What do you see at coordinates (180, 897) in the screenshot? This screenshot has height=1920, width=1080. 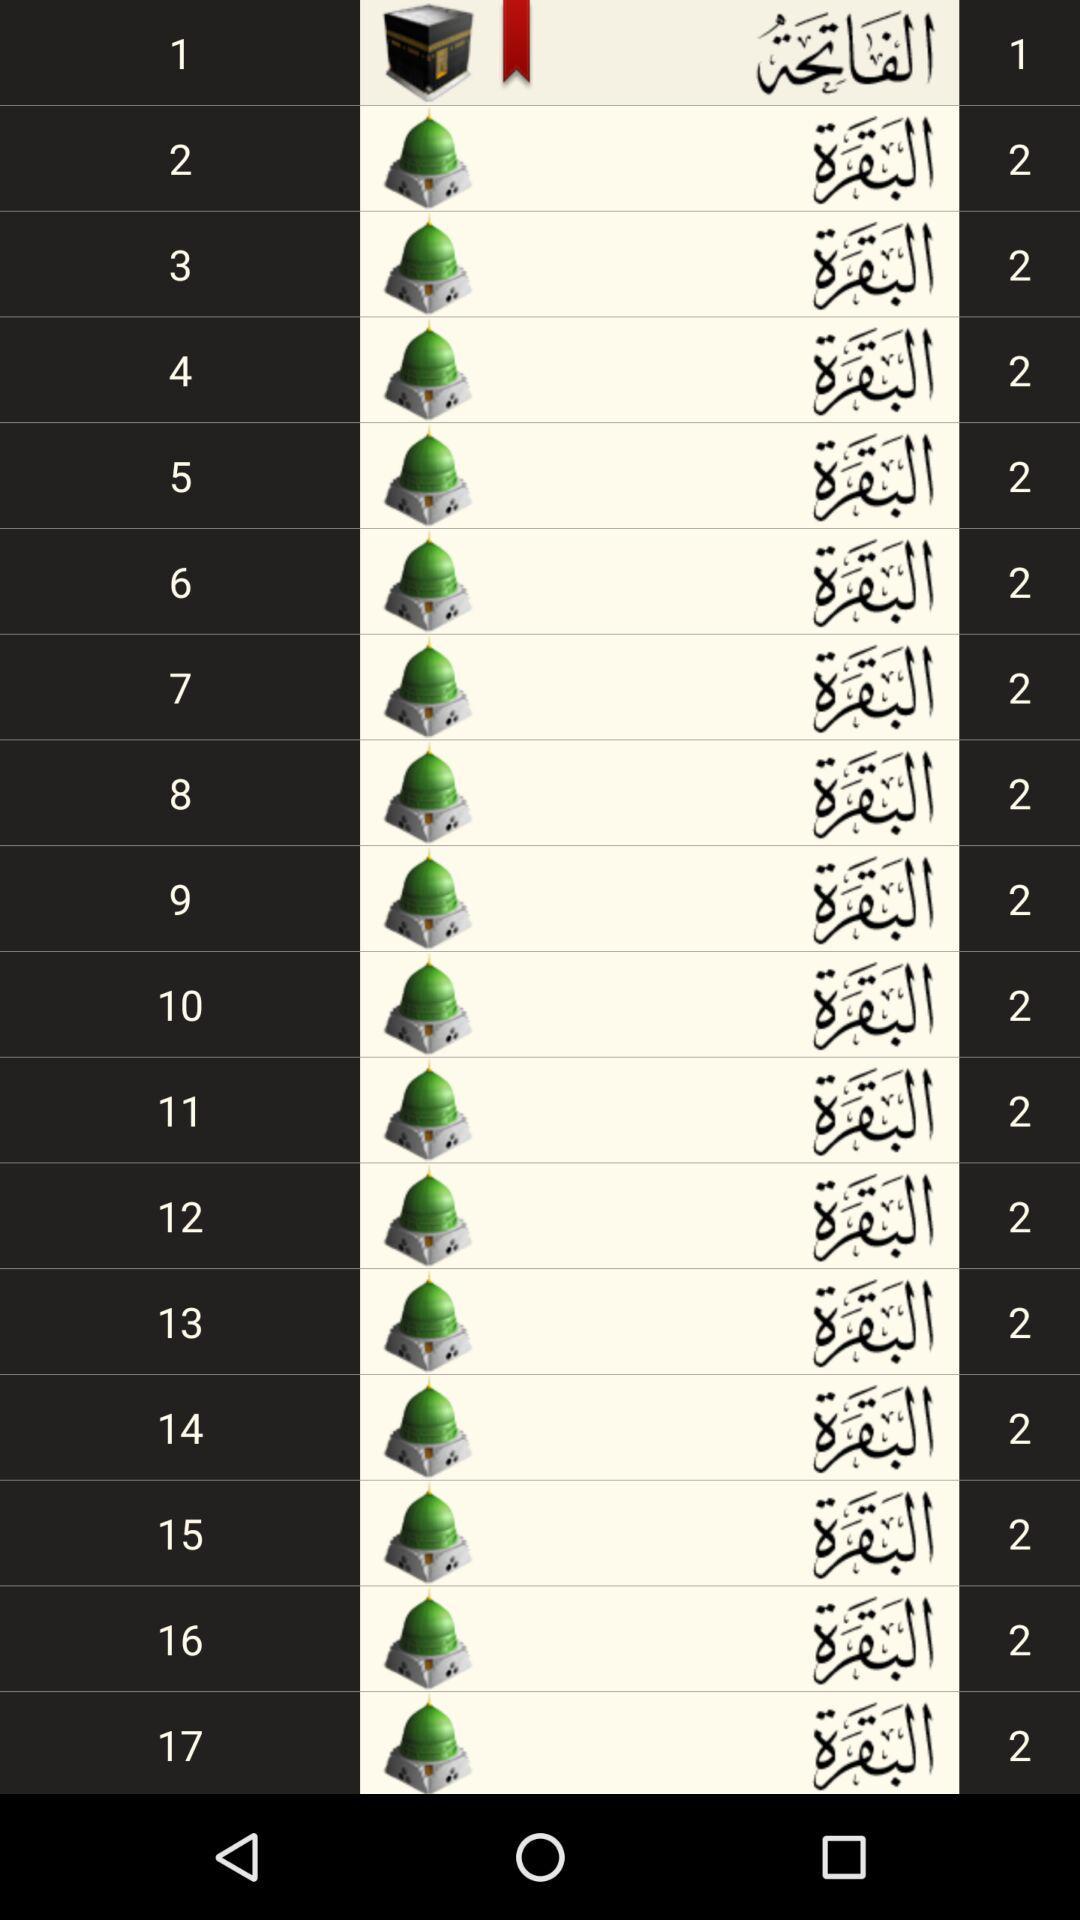 I see `icon below the 8 item` at bounding box center [180, 897].